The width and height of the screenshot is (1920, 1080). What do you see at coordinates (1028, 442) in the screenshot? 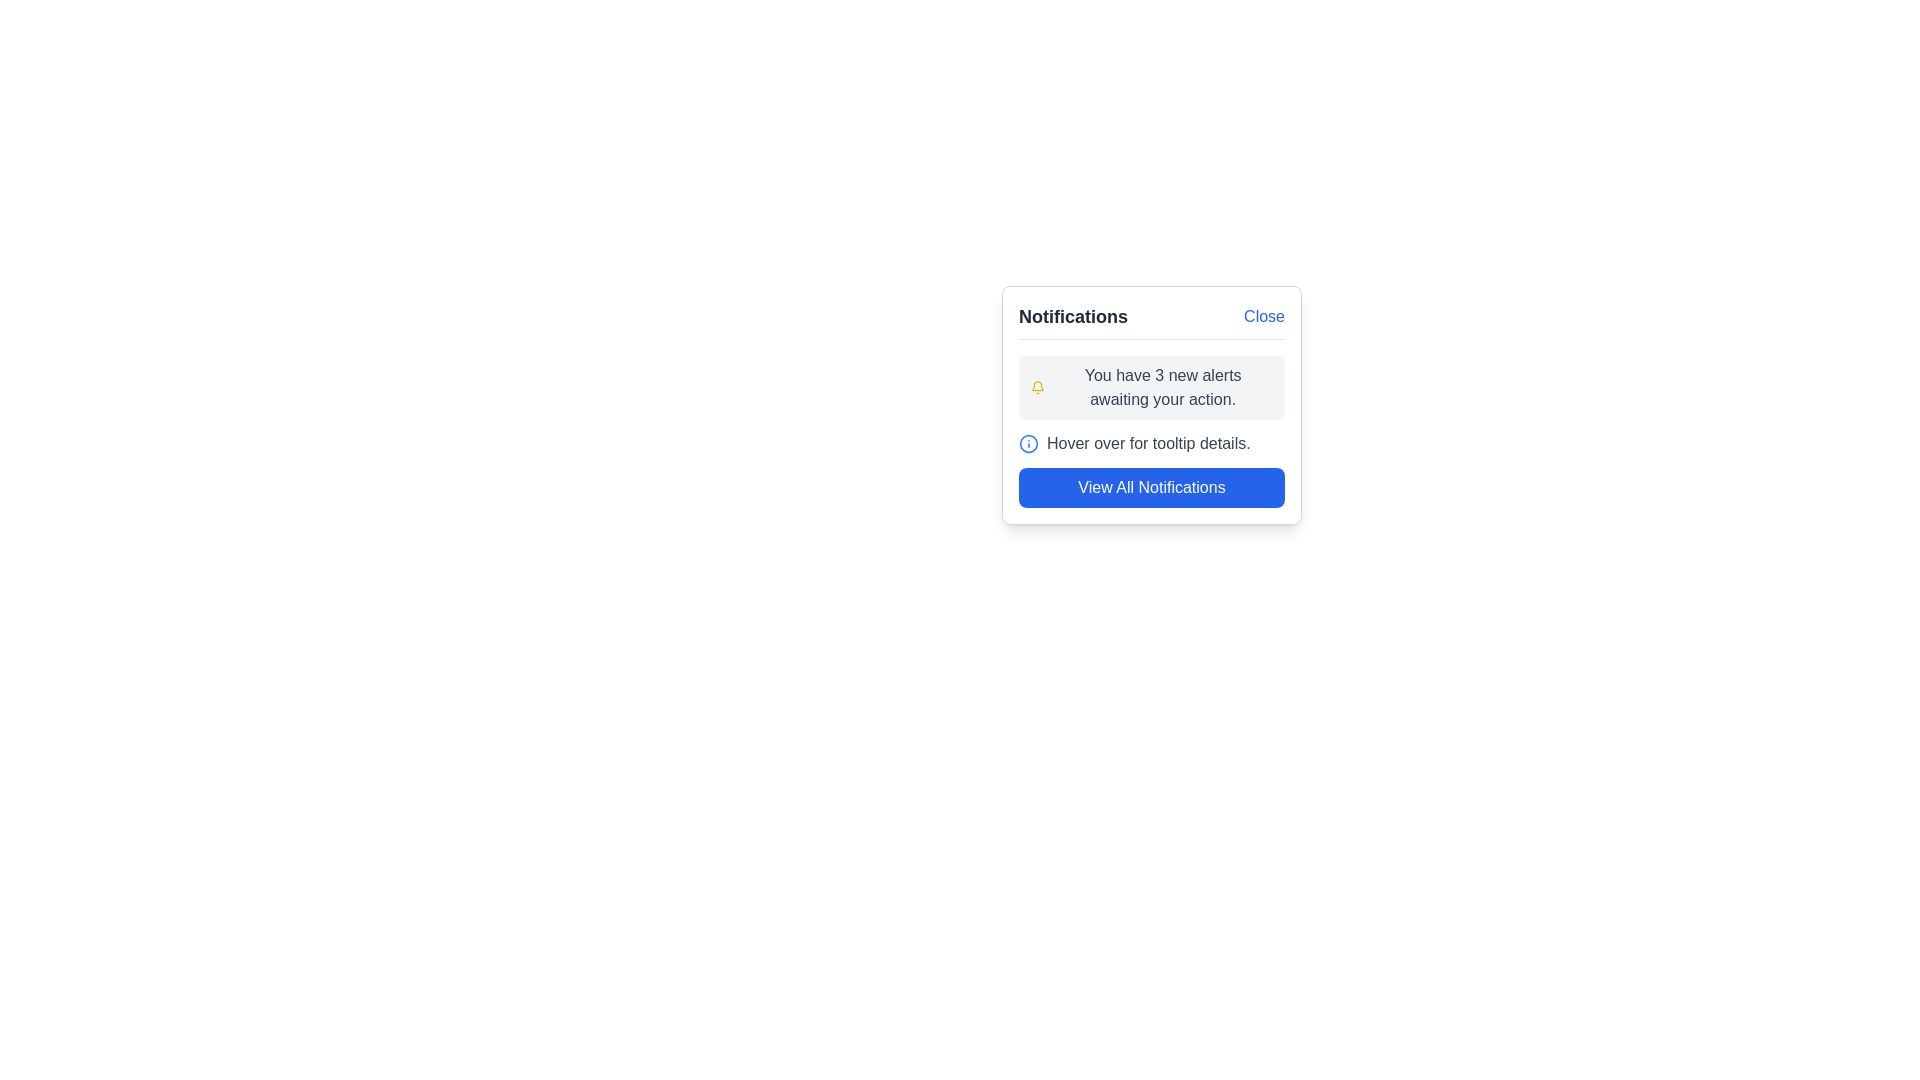
I see `the icon located in the second row of the notification card, to the left of the text 'Hover over for tooltip details.'` at bounding box center [1028, 442].